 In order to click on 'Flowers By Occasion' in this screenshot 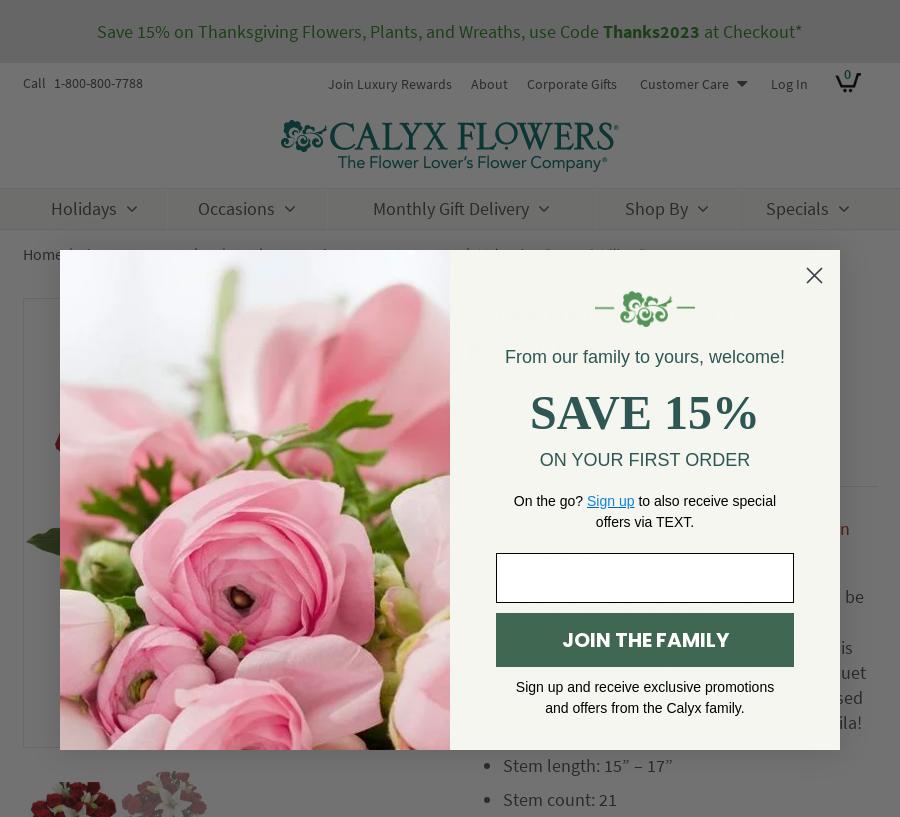, I will do `click(146, 253)`.